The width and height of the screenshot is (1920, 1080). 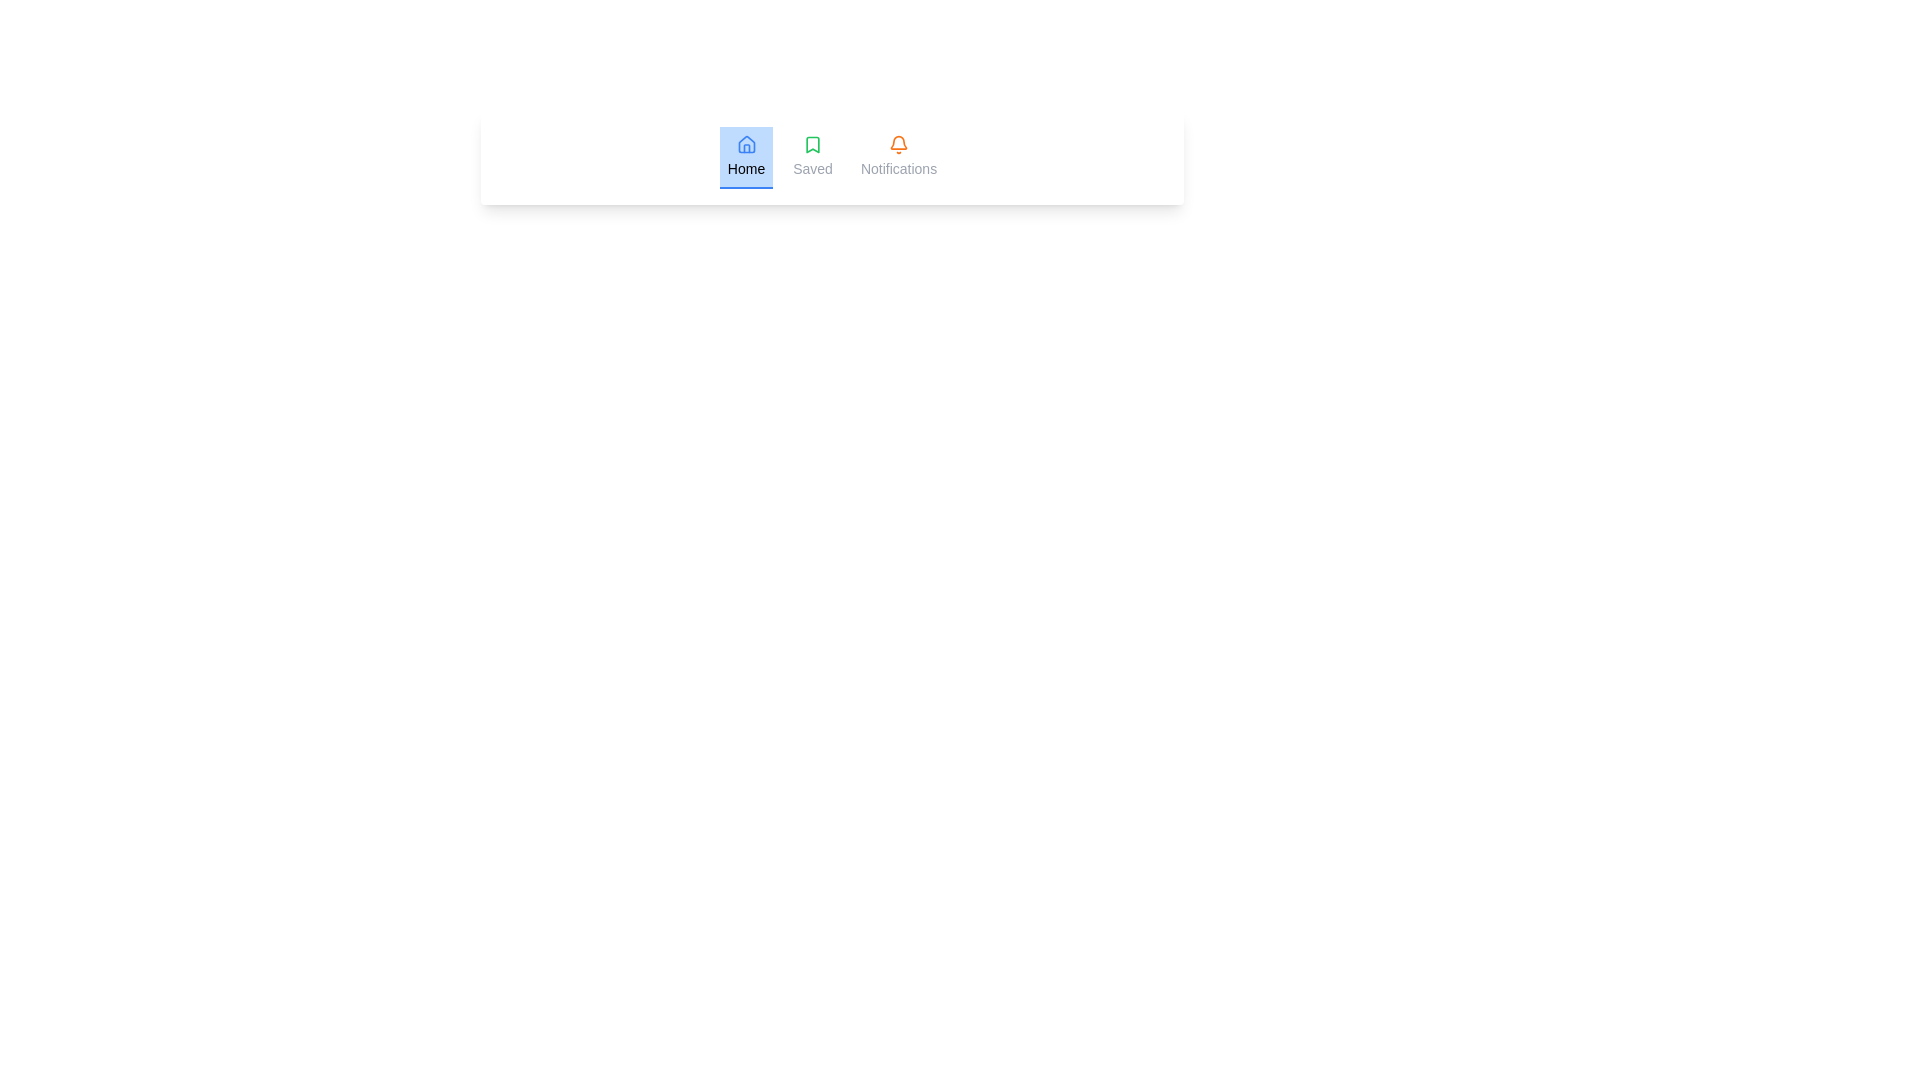 What do you see at coordinates (897, 157) in the screenshot?
I see `the category Notifications by clicking on its name or icon` at bounding box center [897, 157].